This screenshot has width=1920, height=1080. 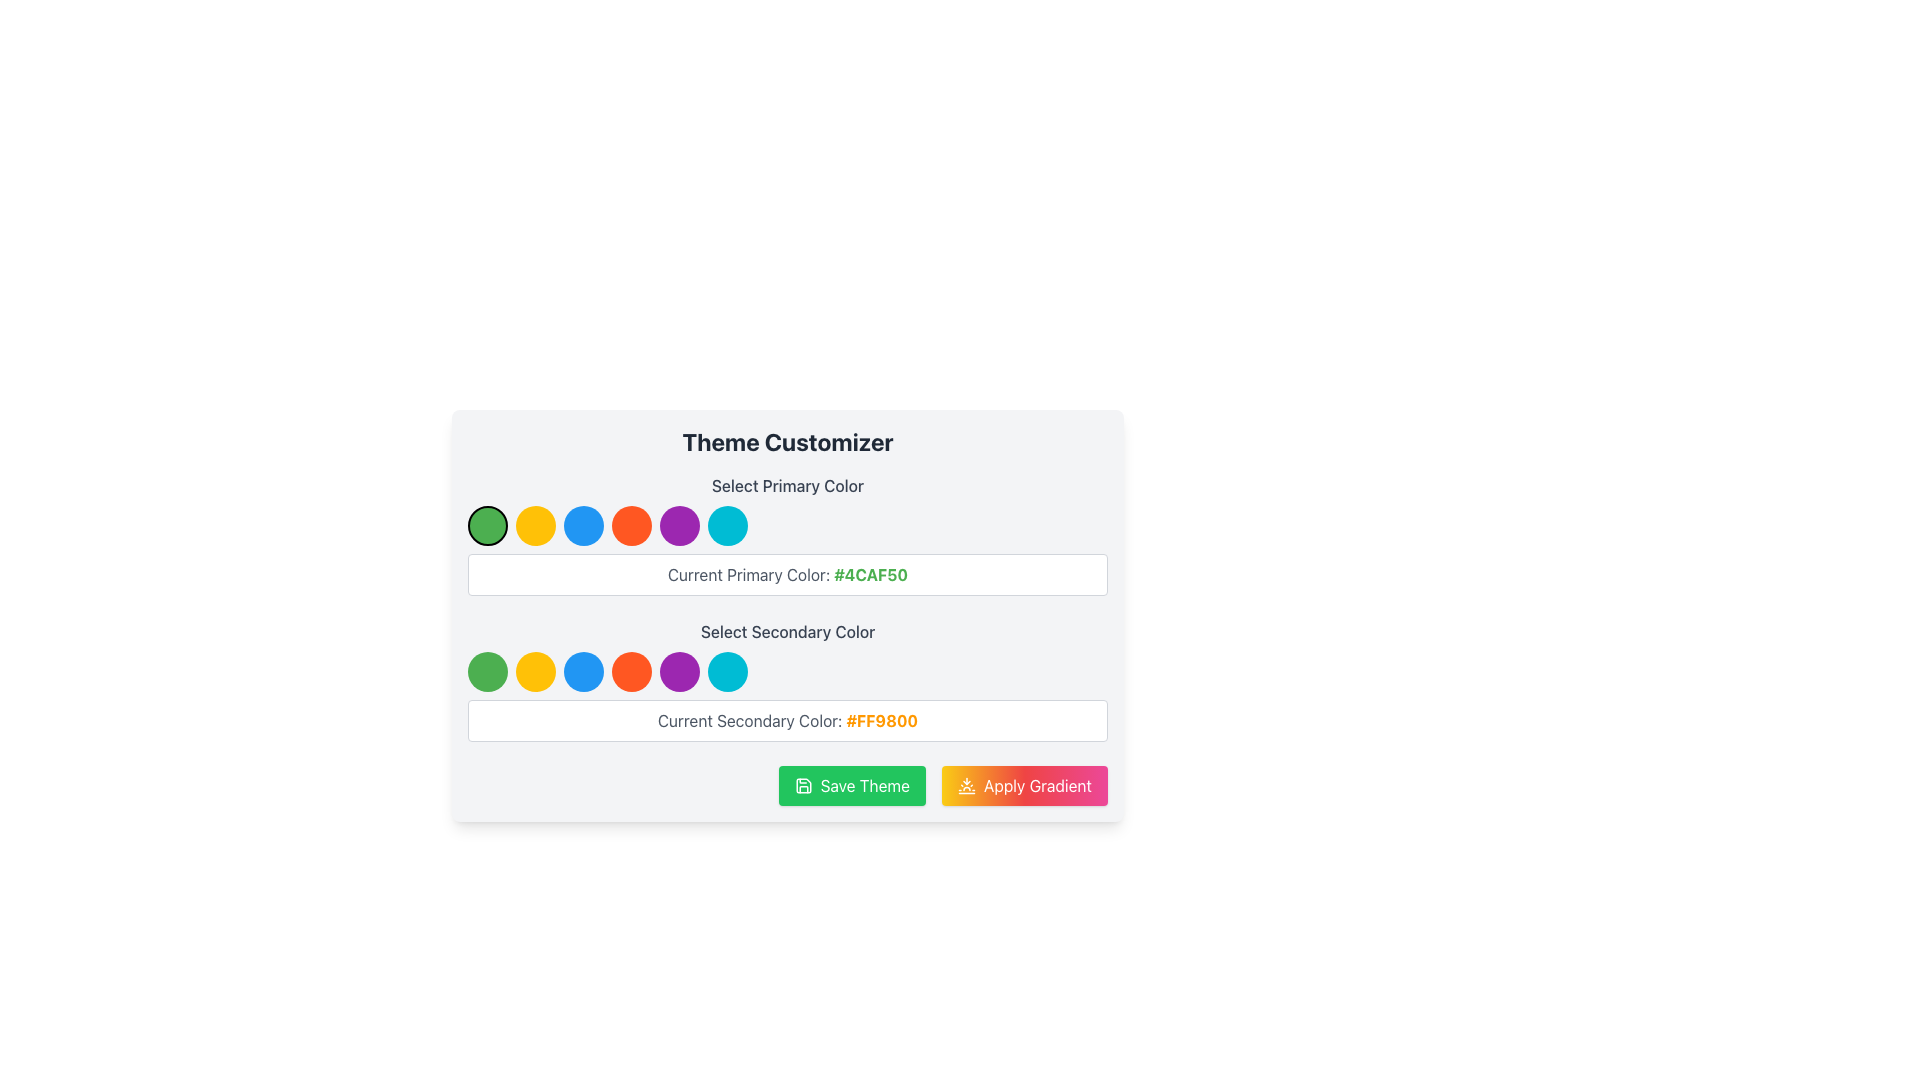 What do you see at coordinates (488, 671) in the screenshot?
I see `the first circular button with a green background in the row of color-select buttons under the 'Select Secondary Color' section of the theme customizer interface` at bounding box center [488, 671].